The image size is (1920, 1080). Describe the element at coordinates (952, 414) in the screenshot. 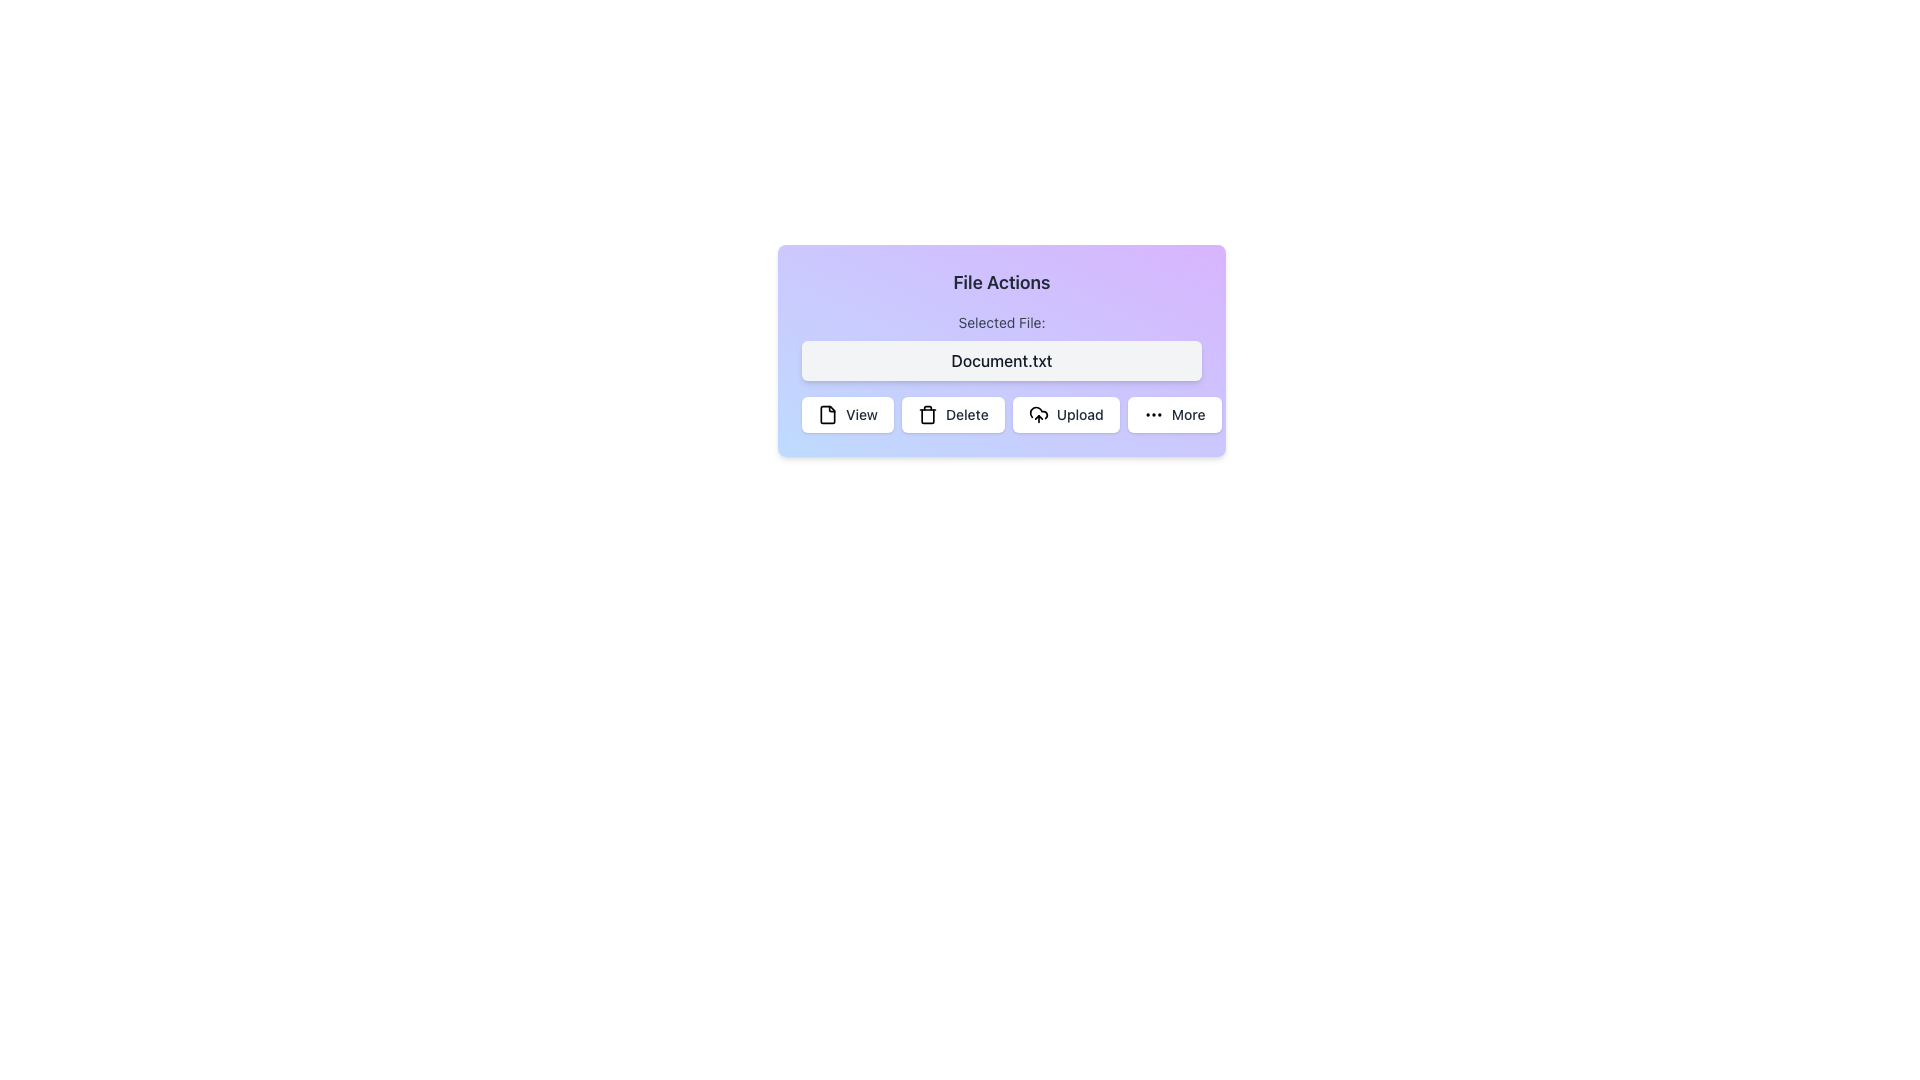

I see `the 'Delete' button, which is the second button in the horizontal row under 'File Actions', styled with a white background and featuring a trash can icon on the left` at that location.